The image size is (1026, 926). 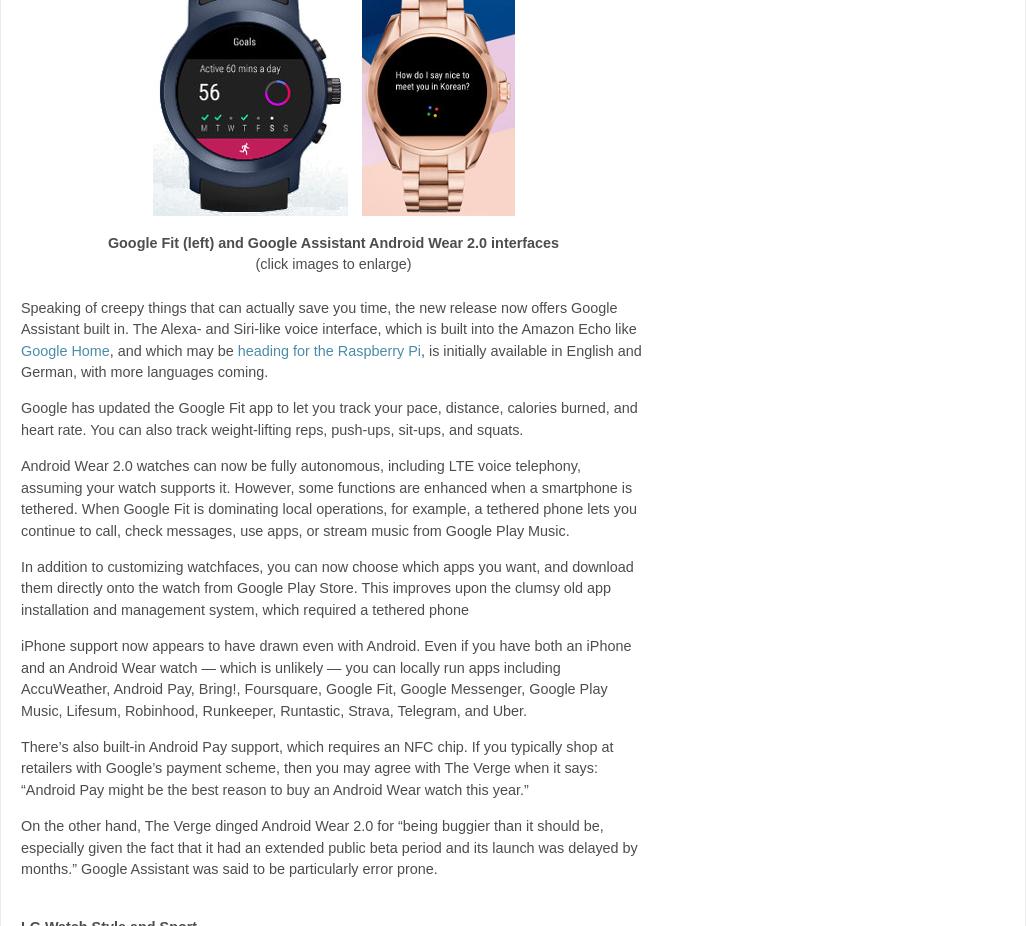 What do you see at coordinates (21, 360) in the screenshot?
I see `', is initially available in English and German, with more languages coming.'` at bounding box center [21, 360].